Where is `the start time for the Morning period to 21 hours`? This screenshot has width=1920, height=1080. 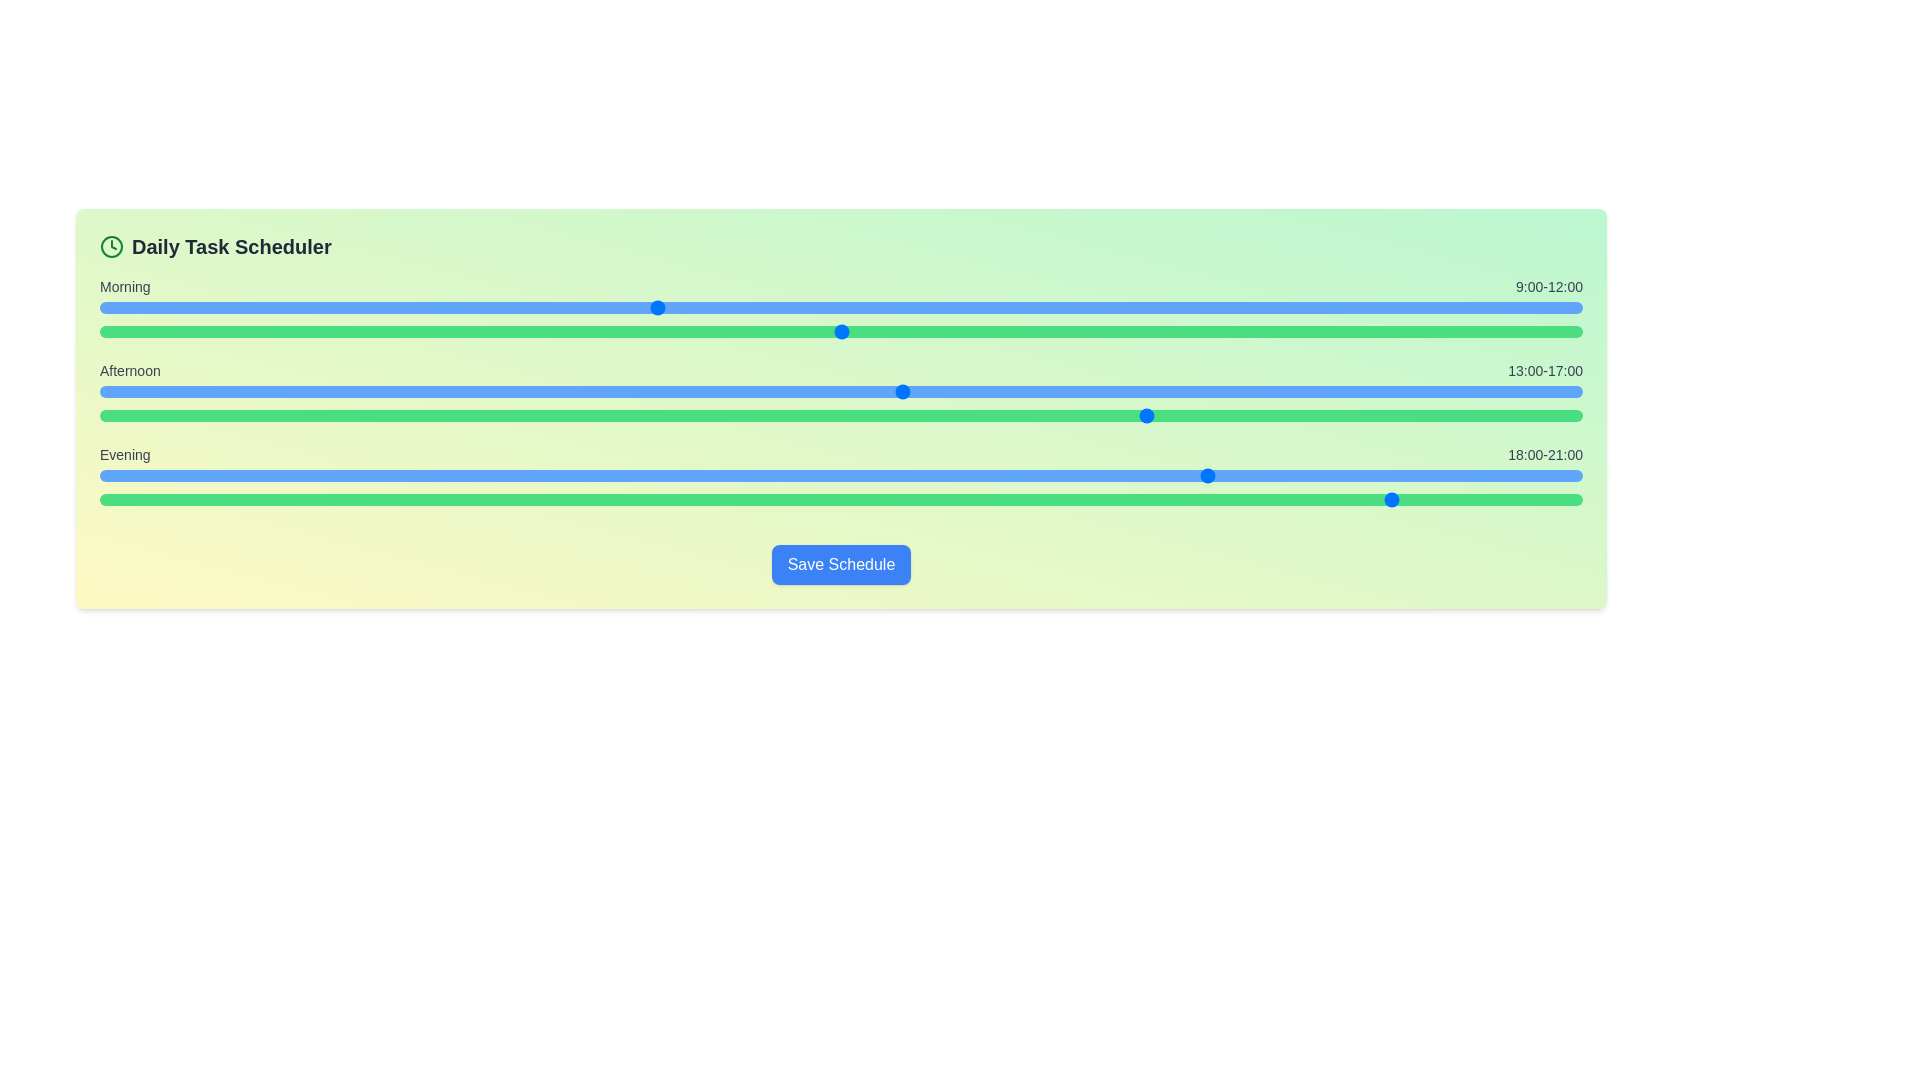
the start time for the Morning period to 21 hours is located at coordinates (1396, 308).